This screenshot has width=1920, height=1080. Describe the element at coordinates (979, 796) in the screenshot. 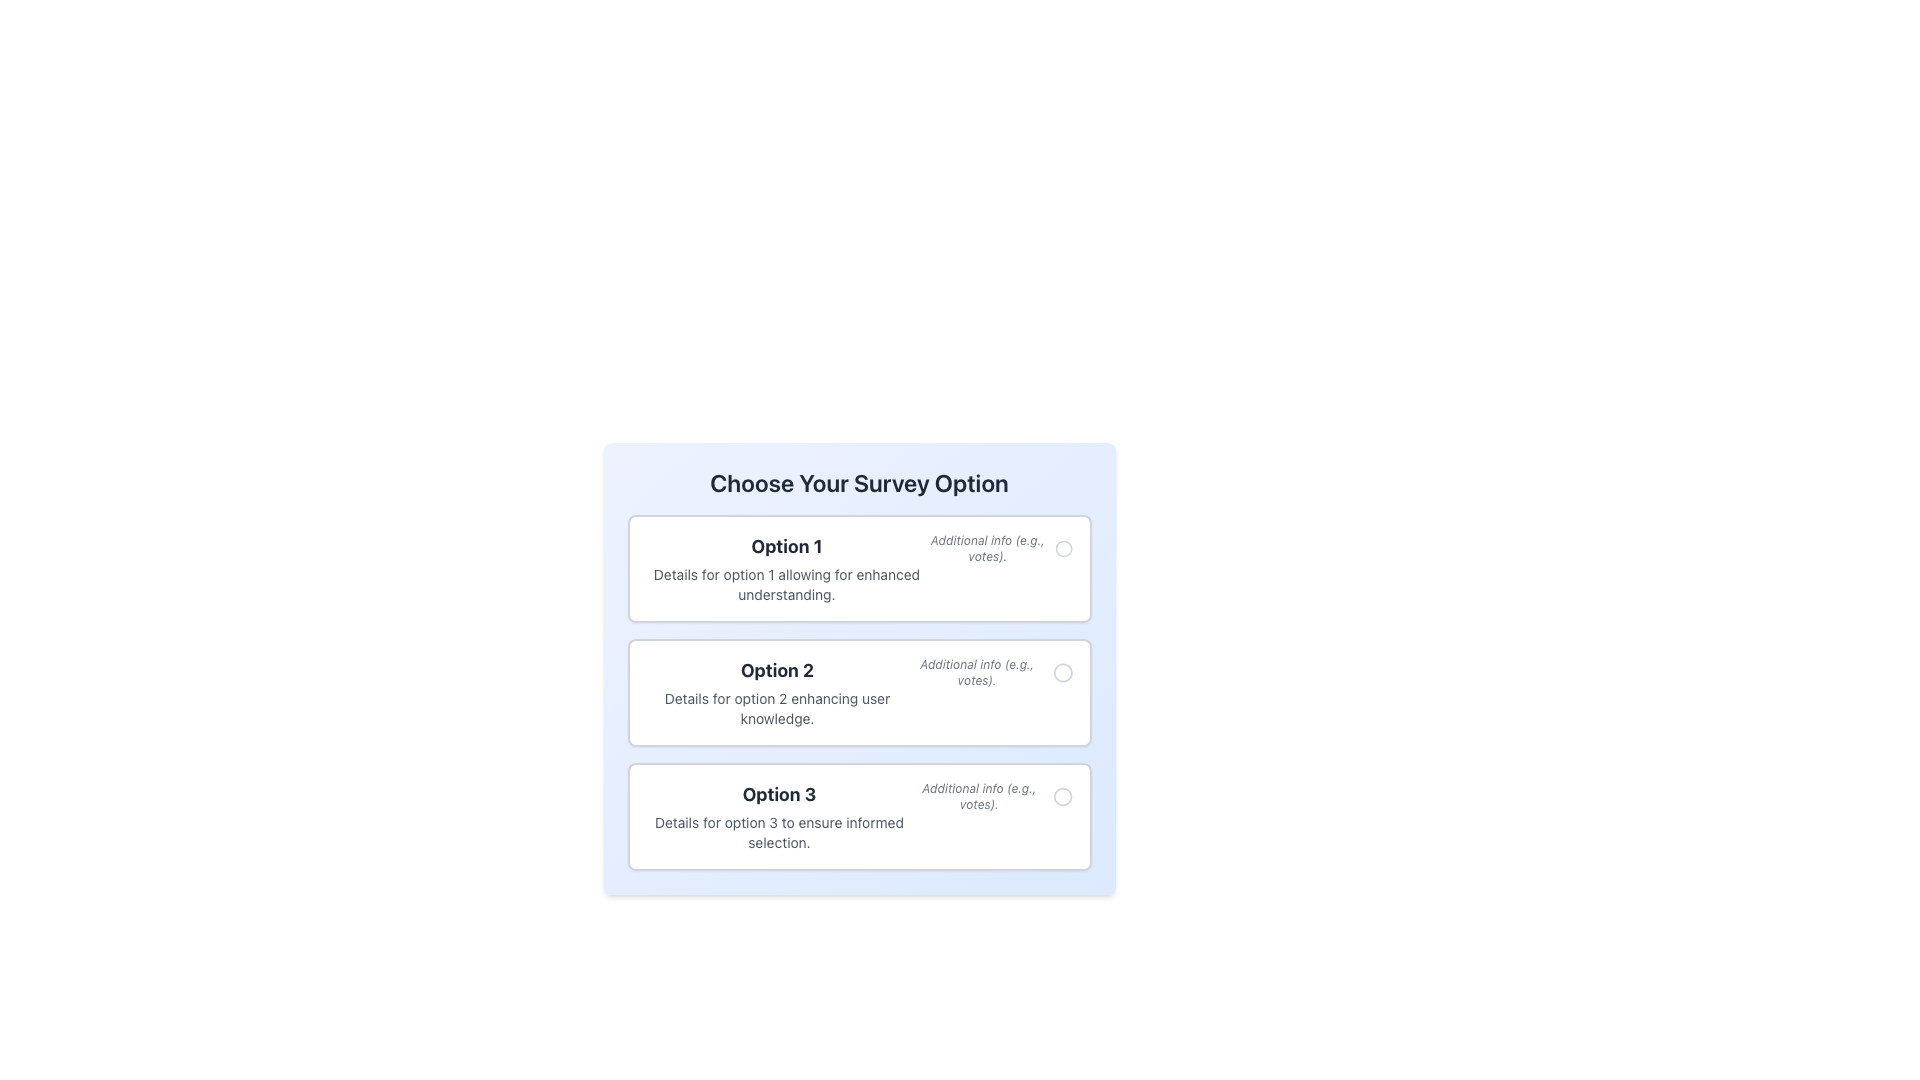

I see `the Text Label that provides additional details about the associated survey option, positioned to the right of the option's descriptive text and left of the corresponding radio button` at that location.